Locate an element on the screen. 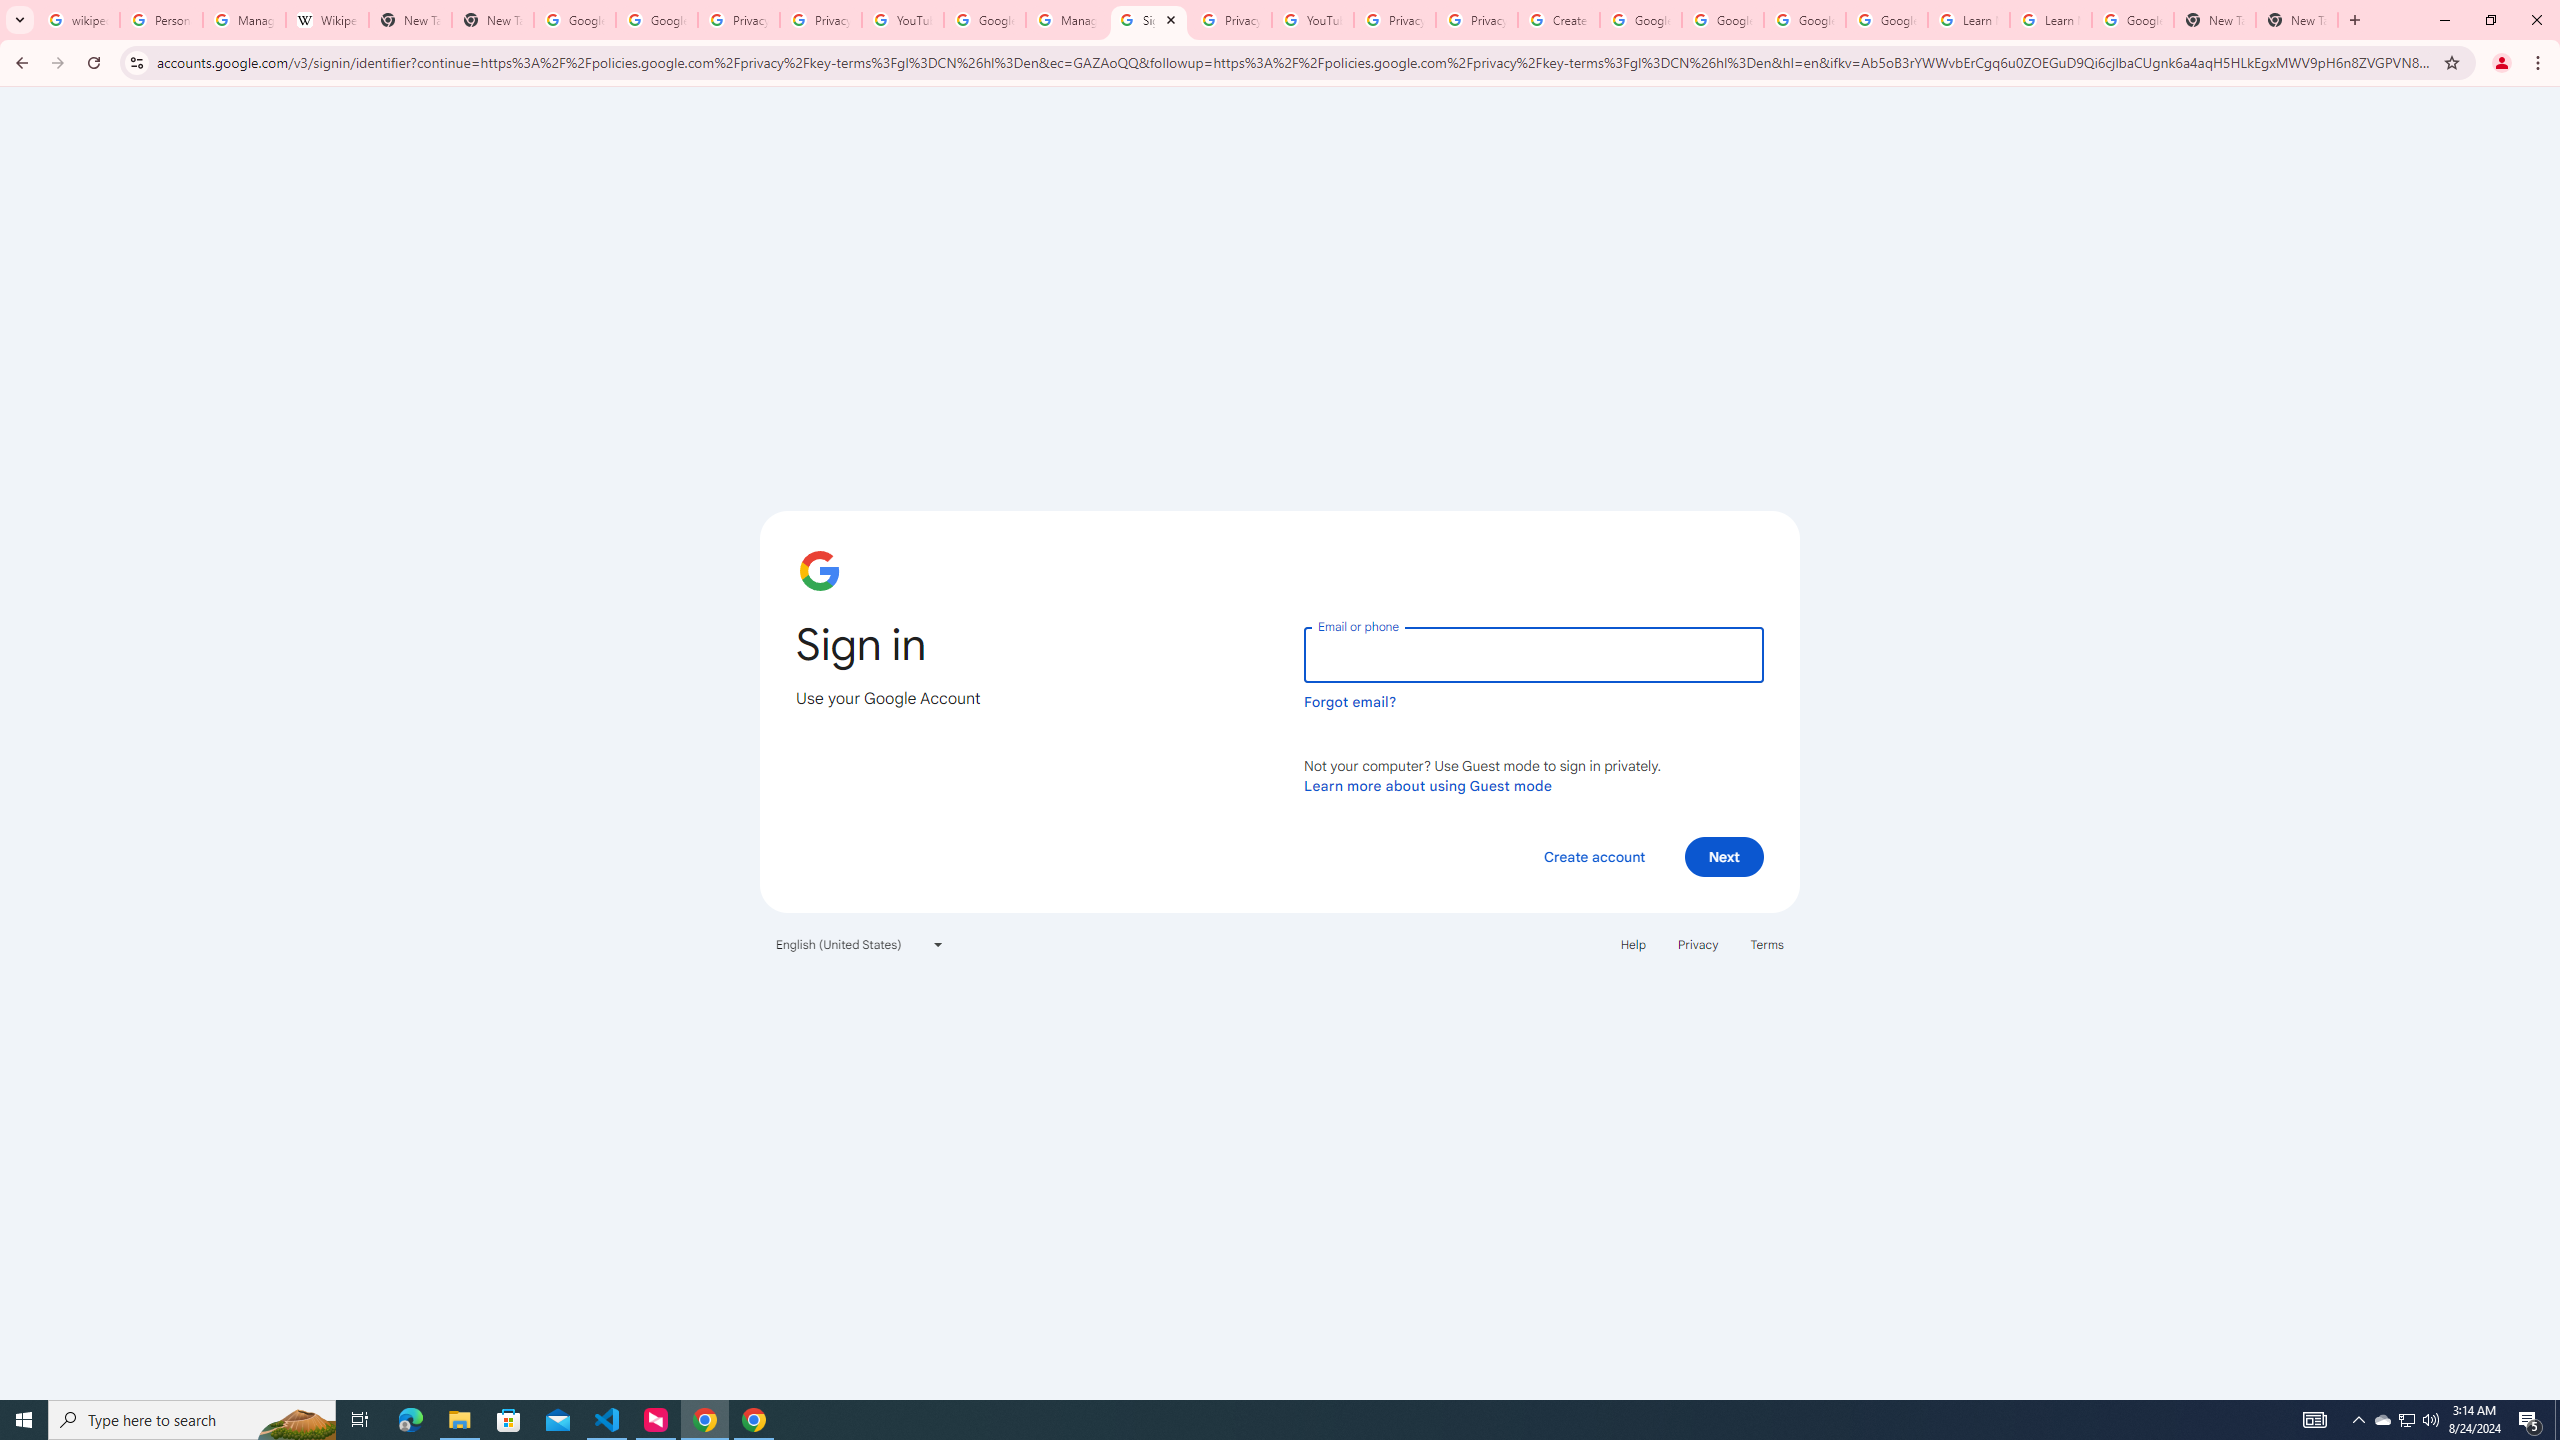  'Forgot email?' is located at coordinates (1349, 701).